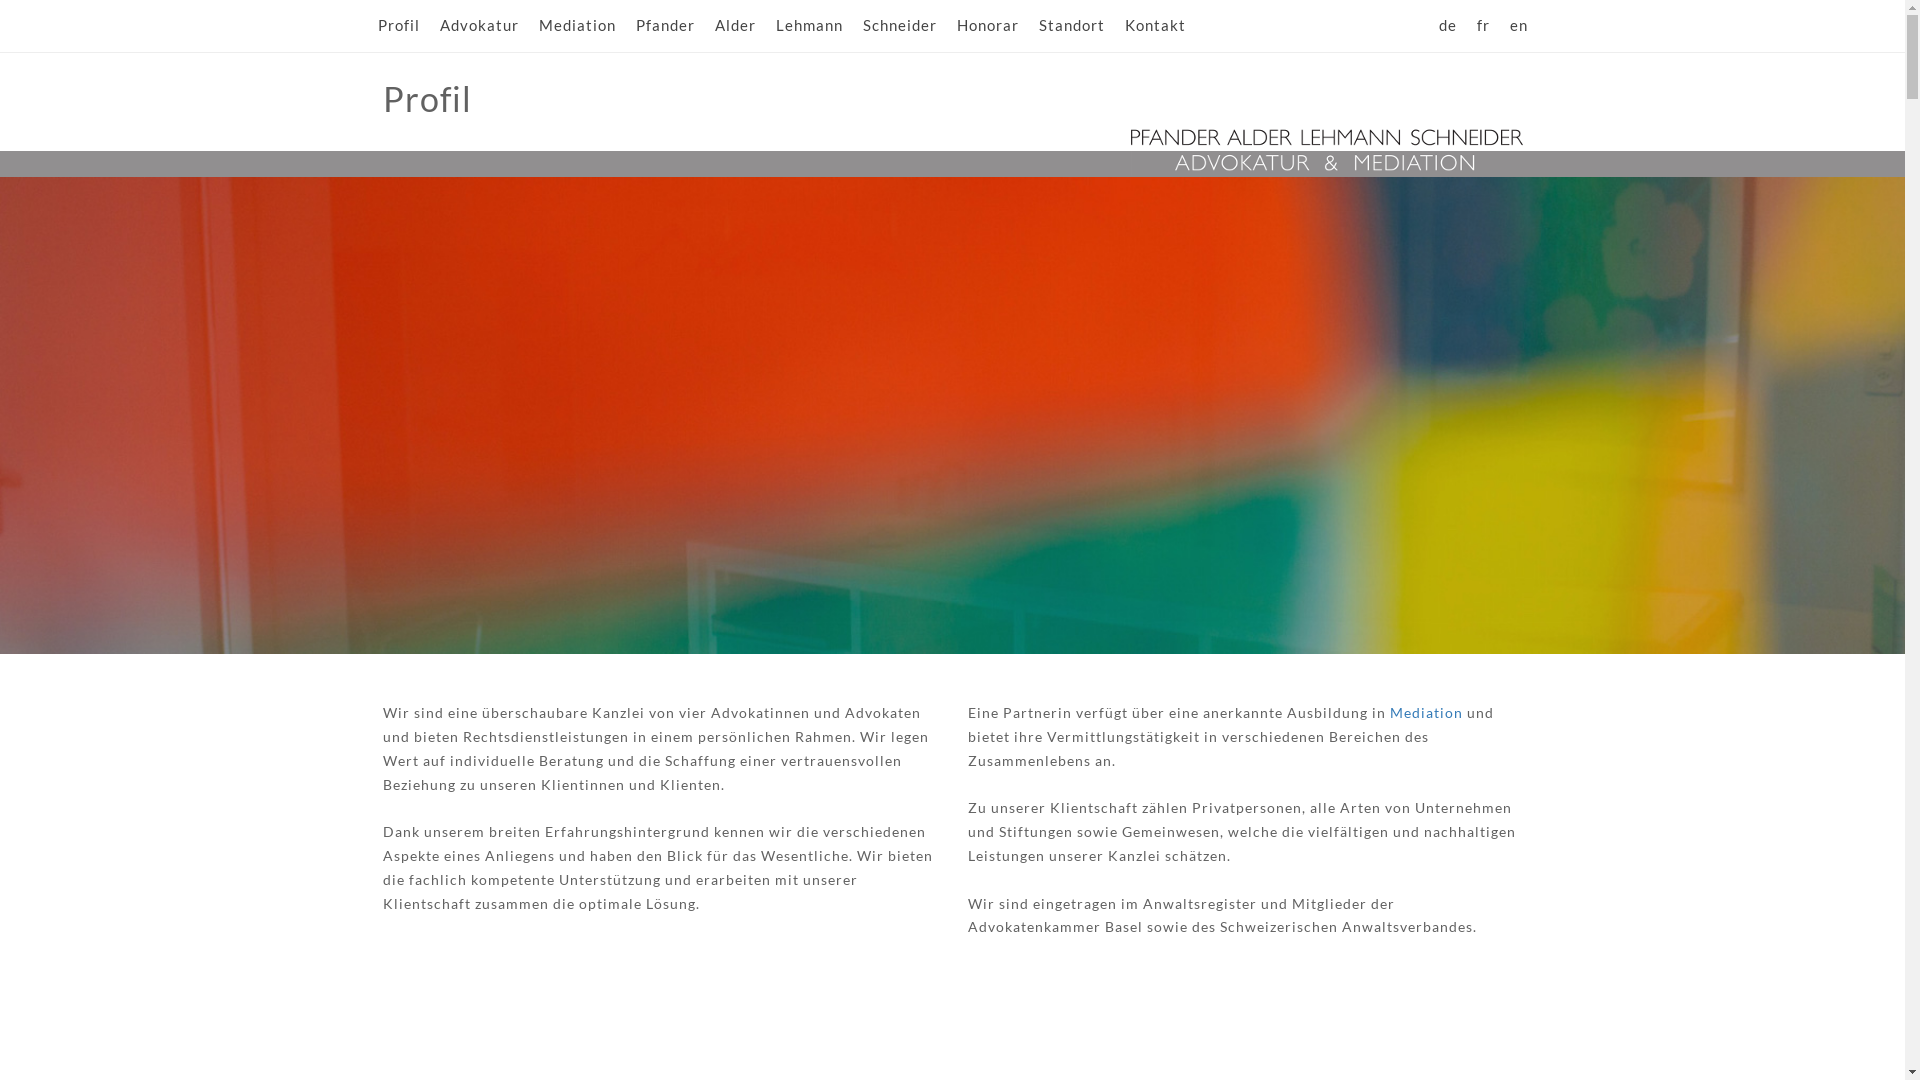 The image size is (1920, 1080). What do you see at coordinates (733, 26) in the screenshot?
I see `'Alder'` at bounding box center [733, 26].